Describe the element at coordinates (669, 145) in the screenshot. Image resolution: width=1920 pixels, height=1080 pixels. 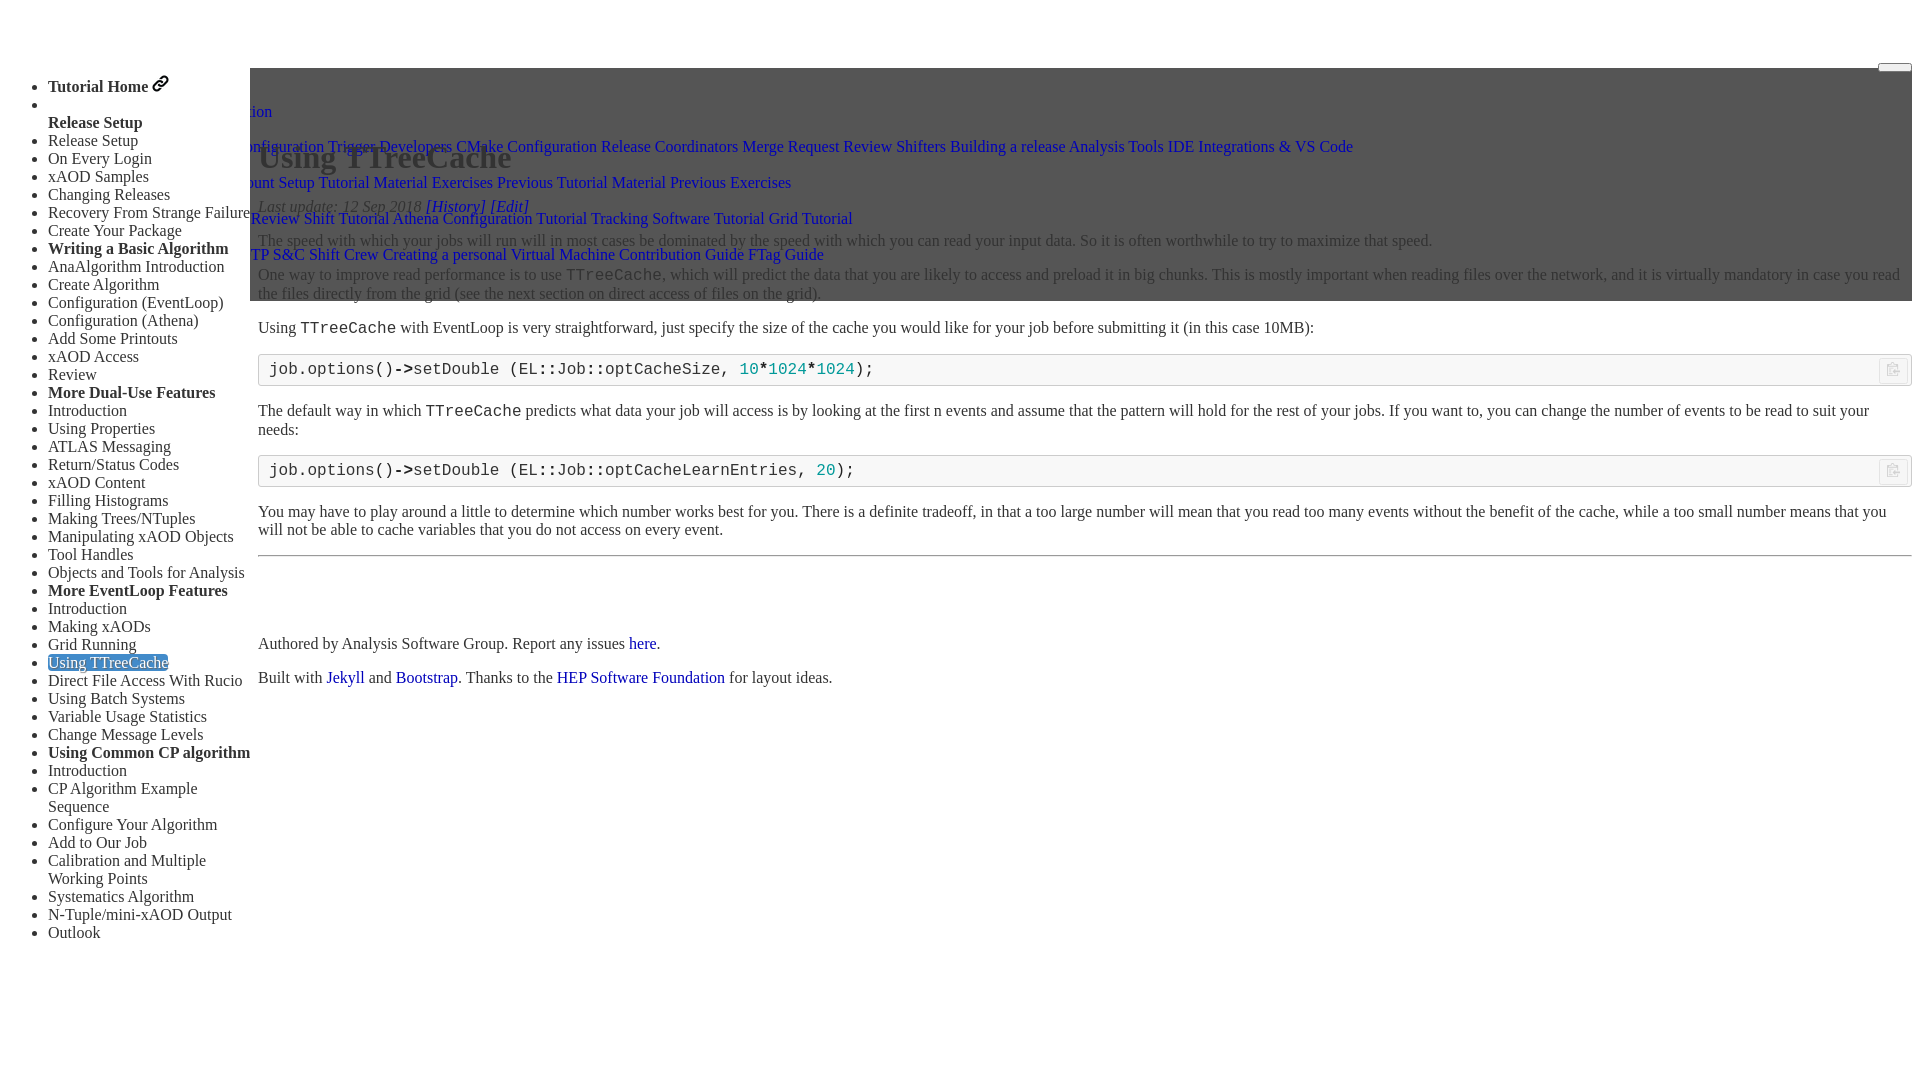
I see `'Release Coordinators'` at that location.